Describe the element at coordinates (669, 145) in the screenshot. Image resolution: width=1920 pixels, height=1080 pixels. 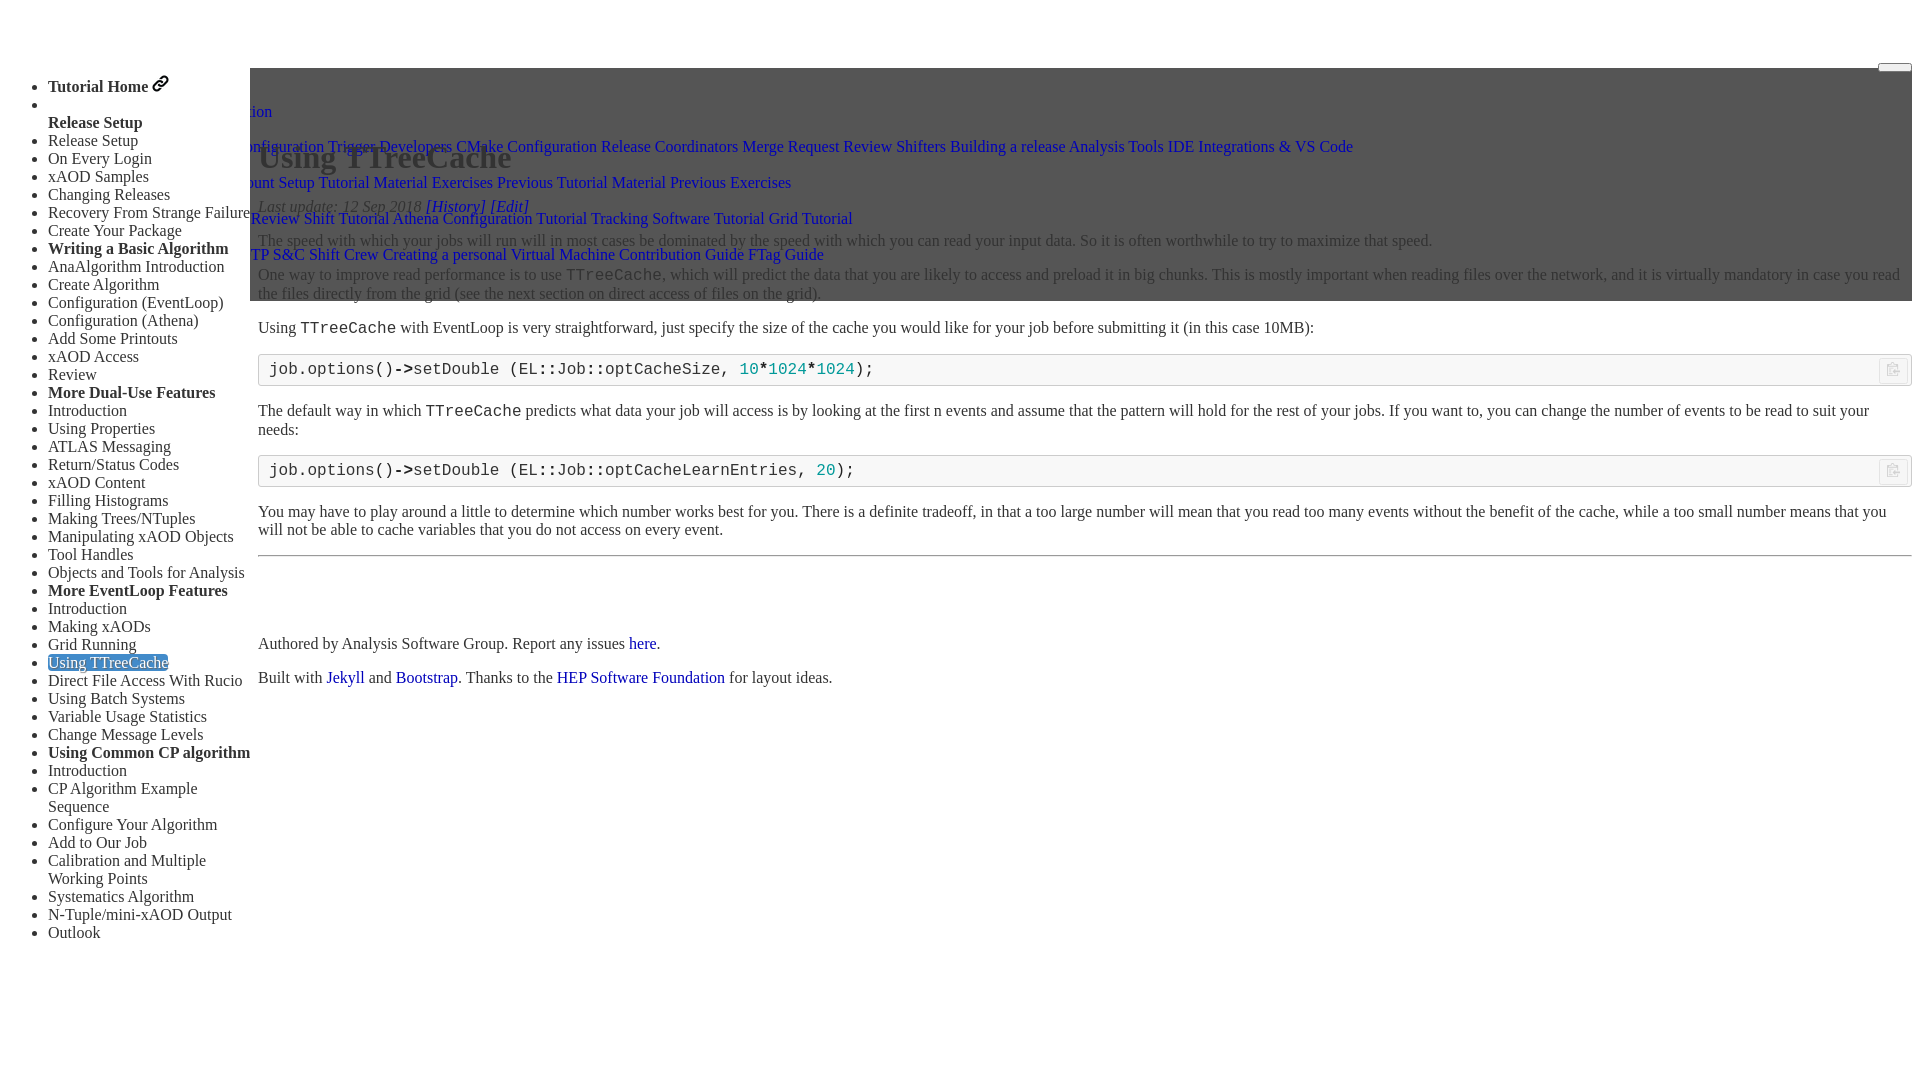
I see `'Release Coordinators'` at that location.